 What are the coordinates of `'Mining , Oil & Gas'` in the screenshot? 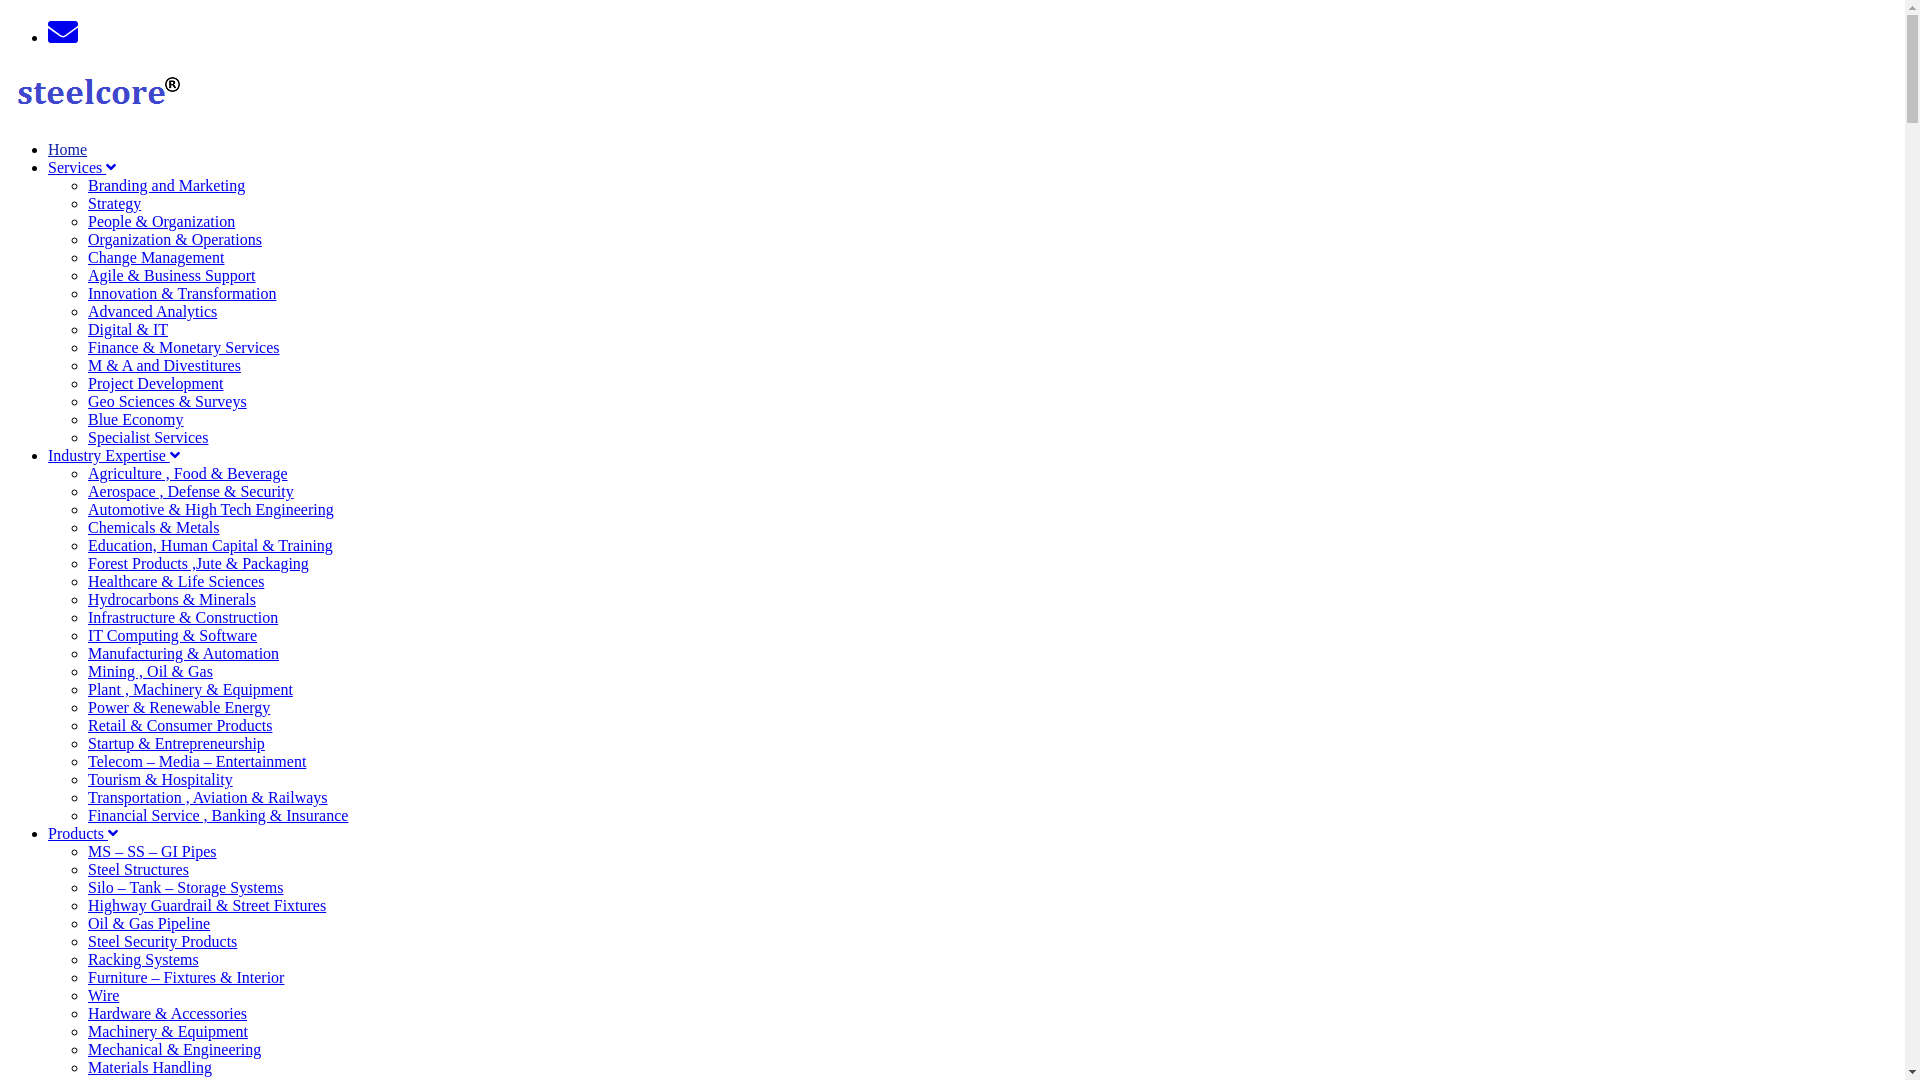 It's located at (149, 671).